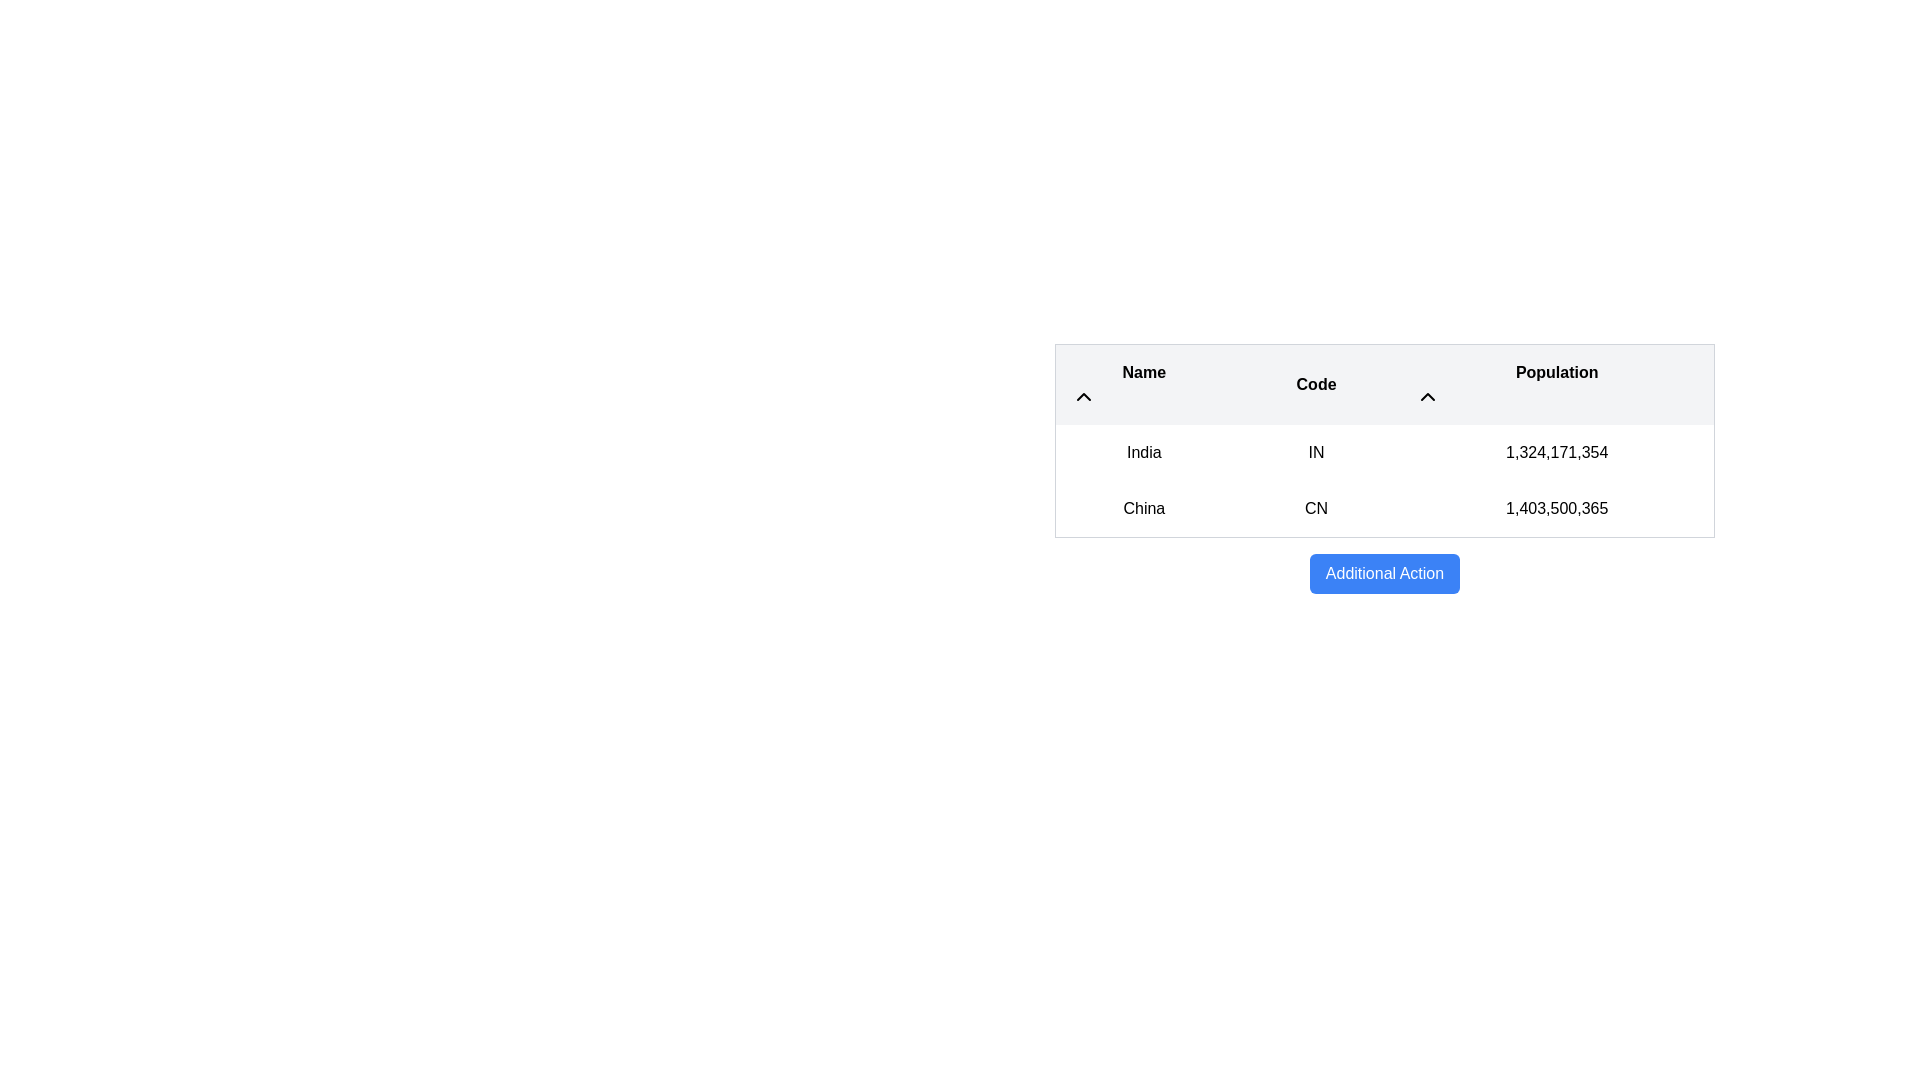  What do you see at coordinates (1384, 574) in the screenshot?
I see `the rectangular blue button labeled 'Additional Action', which is positioned directly below the table listing countries and their populations` at bounding box center [1384, 574].